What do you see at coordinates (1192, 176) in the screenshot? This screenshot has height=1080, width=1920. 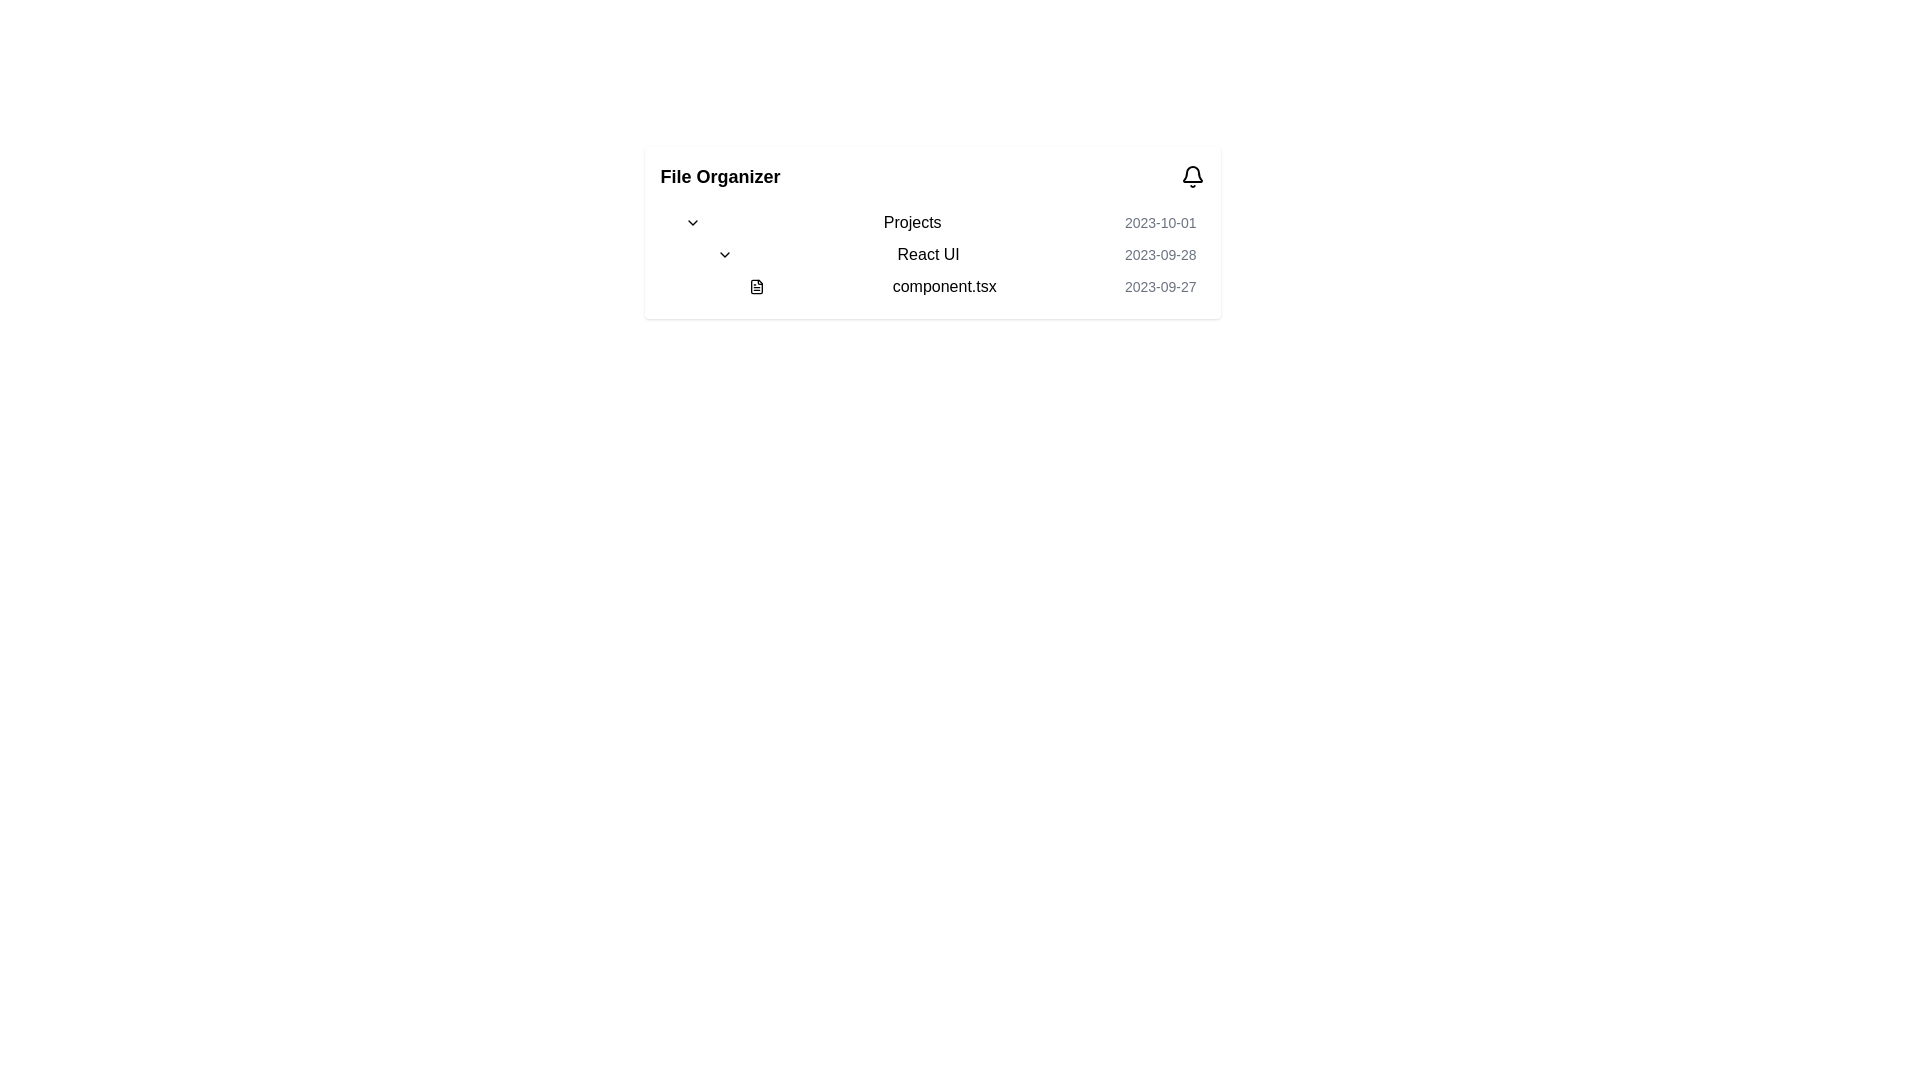 I see `the Notification Icon, which is a bell-shaped icon located in the top-right corner of the 'File Organizer' header` at bounding box center [1192, 176].